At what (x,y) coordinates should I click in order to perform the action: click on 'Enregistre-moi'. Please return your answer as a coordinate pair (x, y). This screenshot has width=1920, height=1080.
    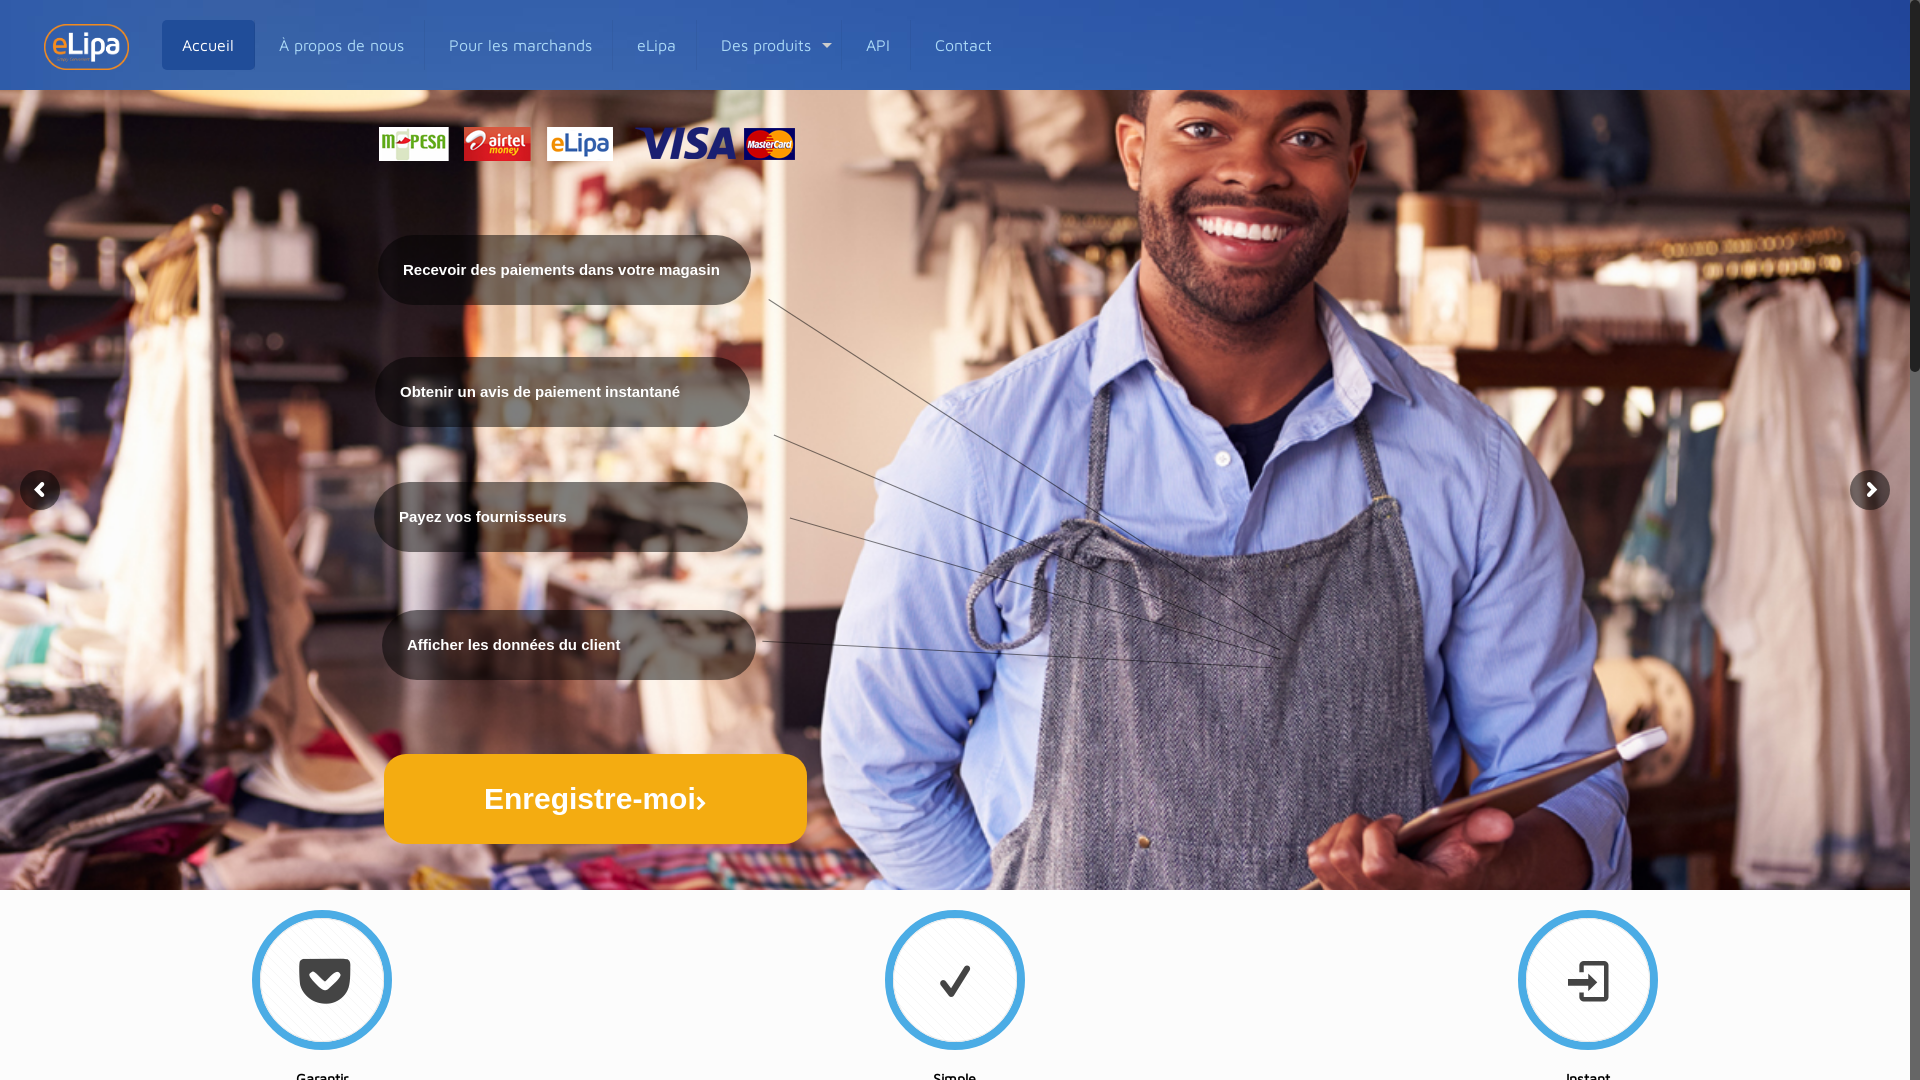
    Looking at the image, I should click on (594, 797).